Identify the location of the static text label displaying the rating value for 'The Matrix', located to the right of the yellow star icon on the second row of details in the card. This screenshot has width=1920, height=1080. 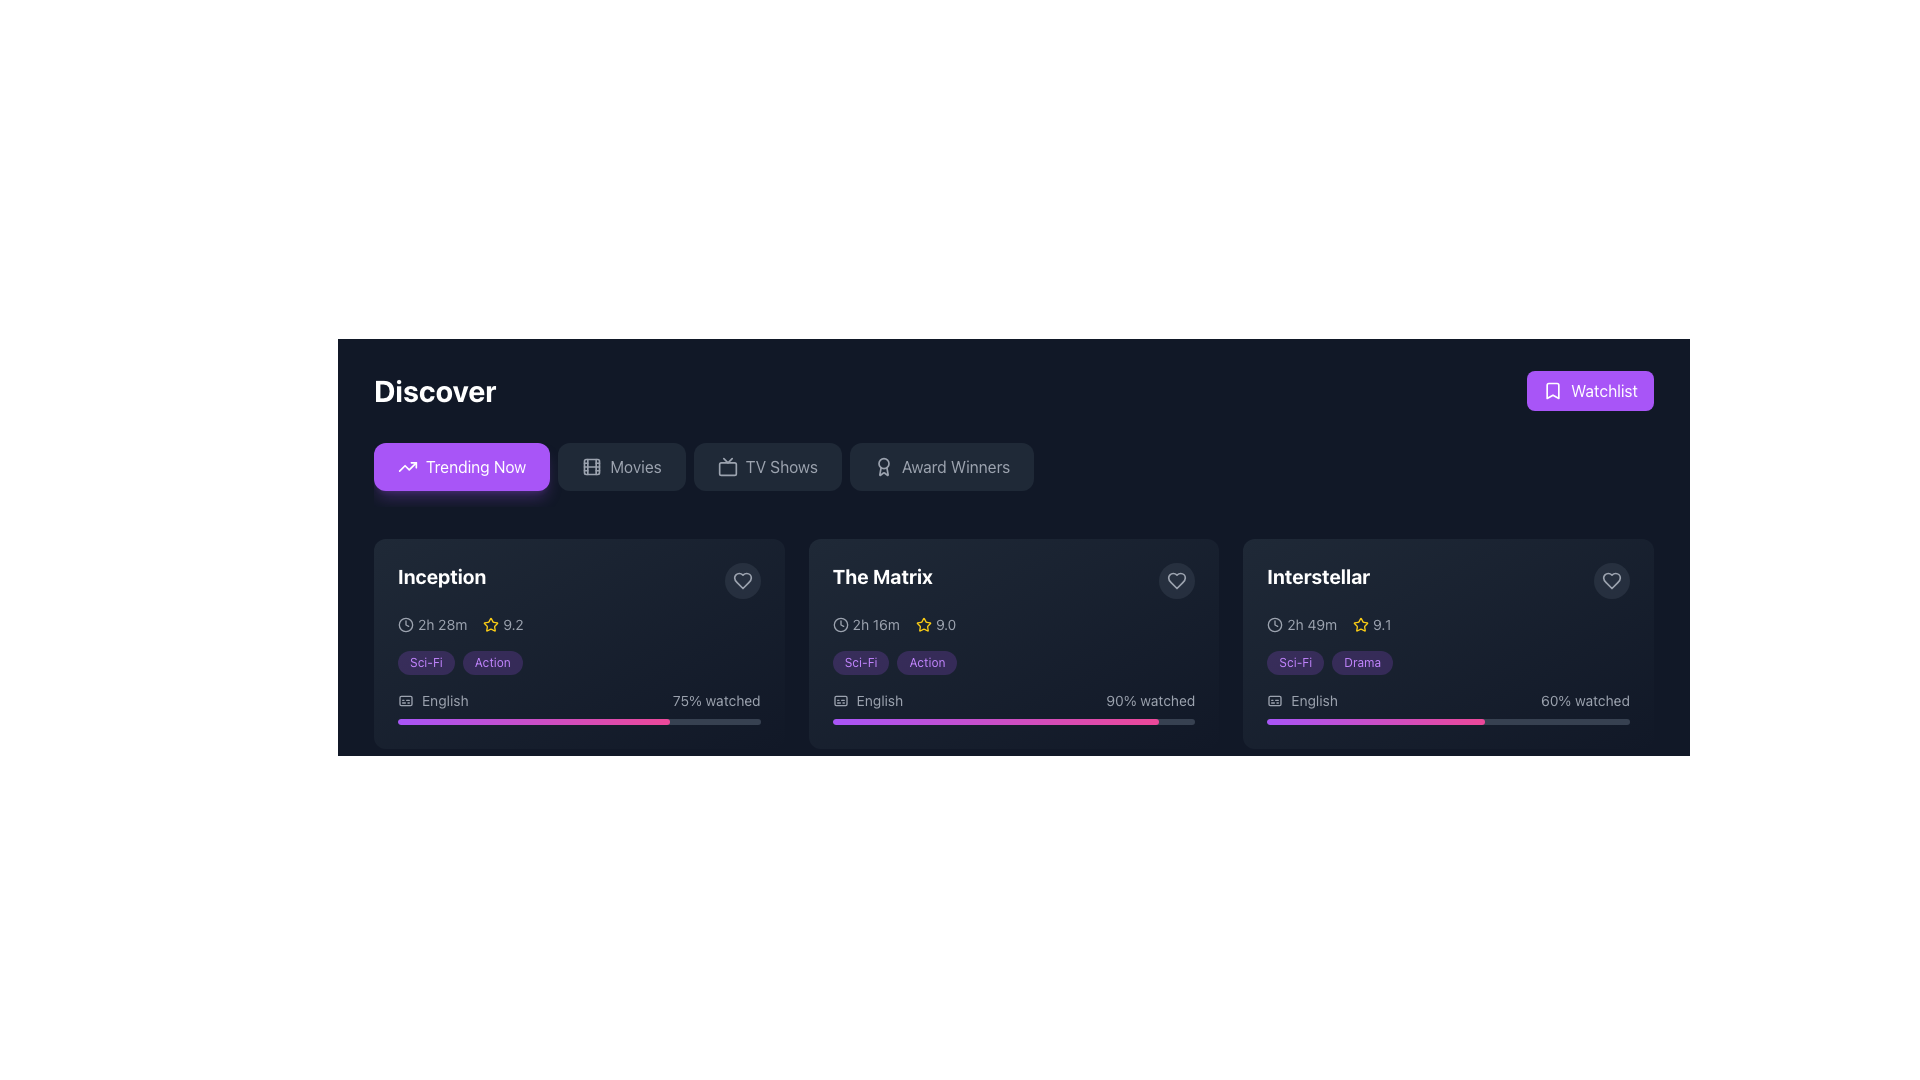
(945, 623).